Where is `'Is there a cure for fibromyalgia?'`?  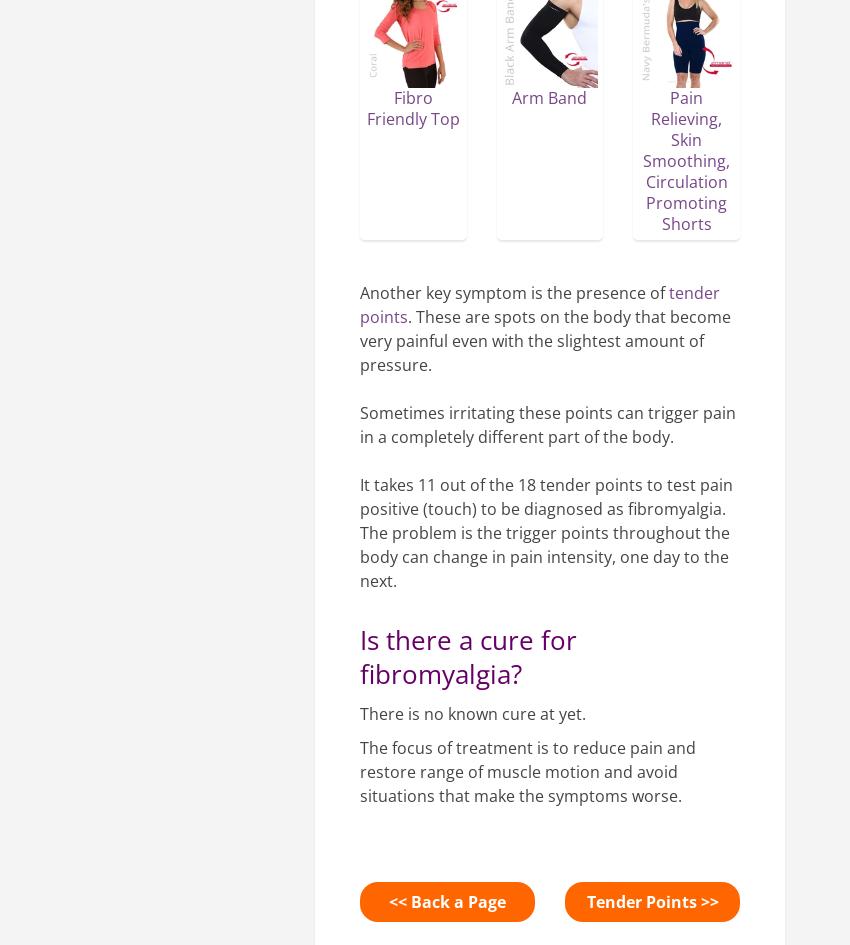
'Is there a cure for fibromyalgia?' is located at coordinates (358, 655).